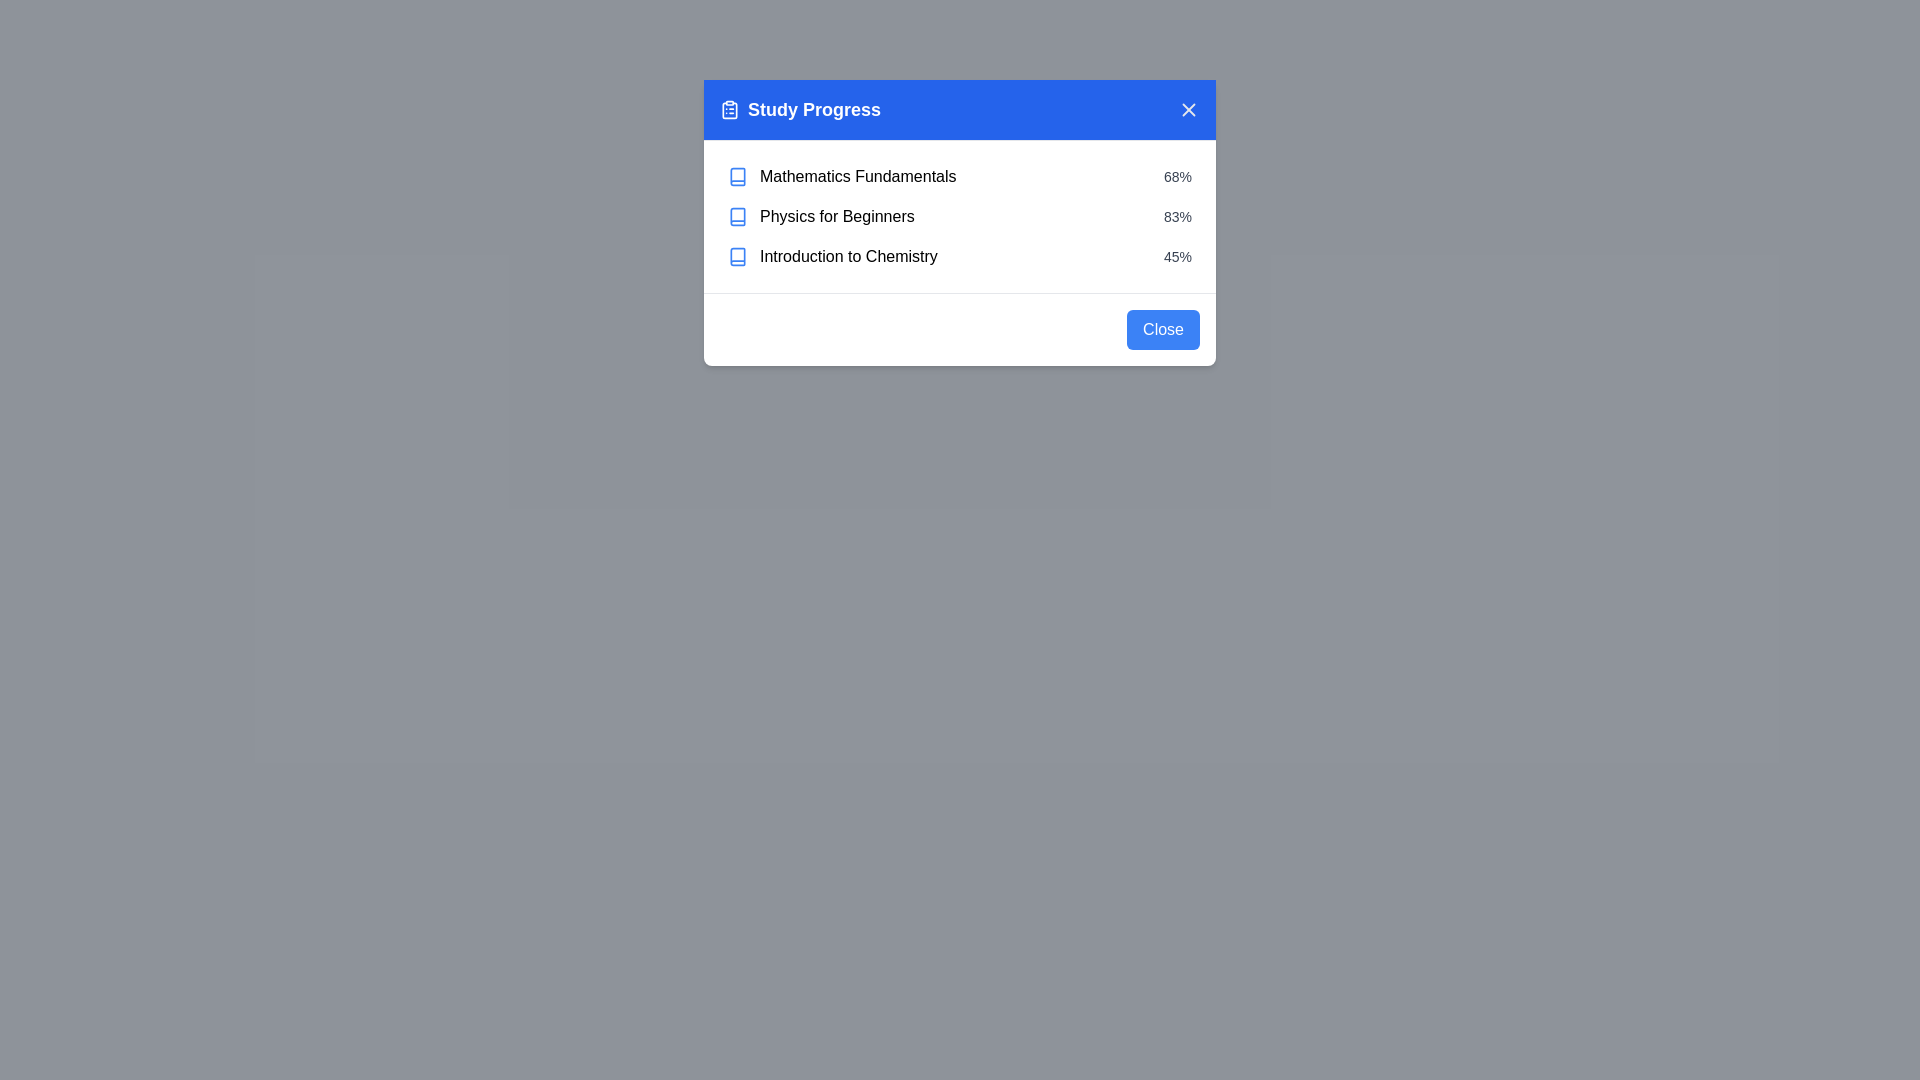 Image resolution: width=1920 pixels, height=1080 pixels. I want to click on the icon representing 'study' or 'progress' themes in the 'Study Progress' dialog box, located in the top-left area of the blue header section, so click(737, 176).